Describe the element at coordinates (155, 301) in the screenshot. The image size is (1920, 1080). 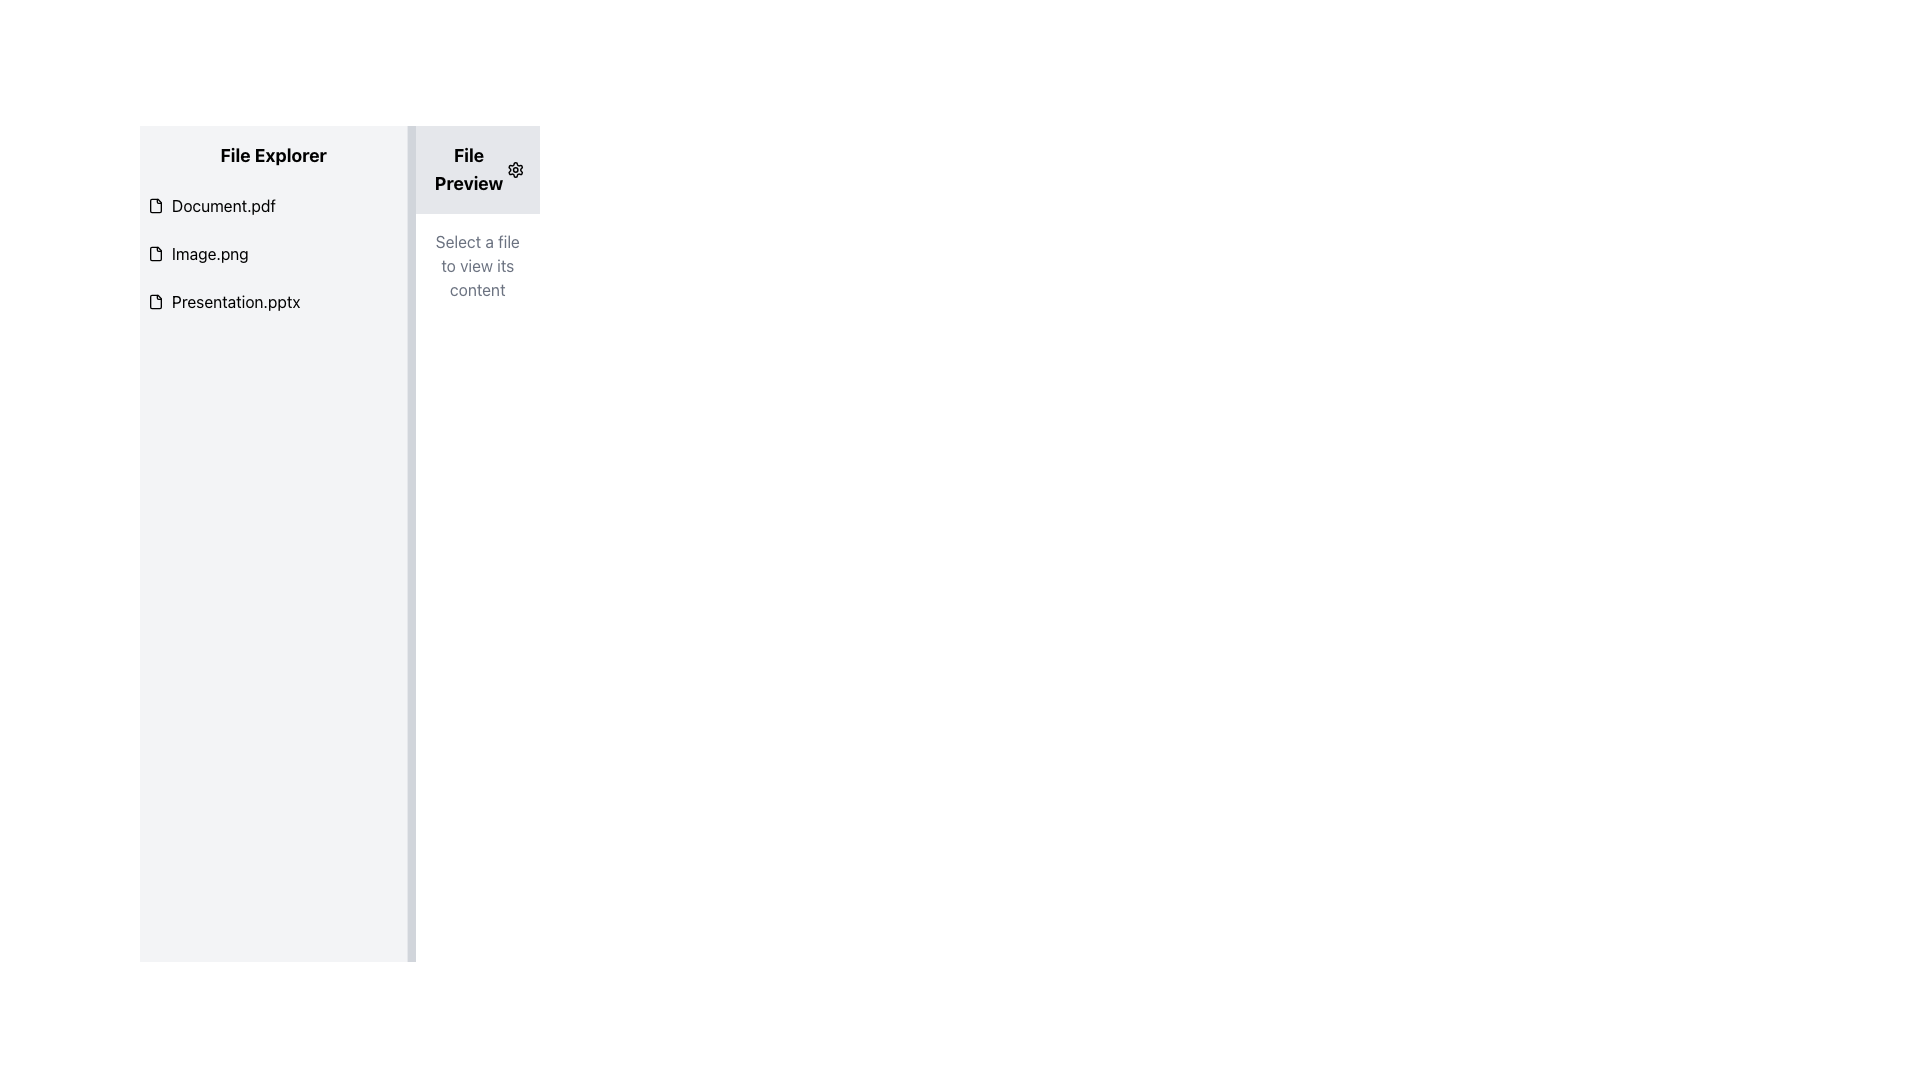
I see `the small document icon located in the 'File Explorer' column next to 'Presentation.pptx'` at that location.